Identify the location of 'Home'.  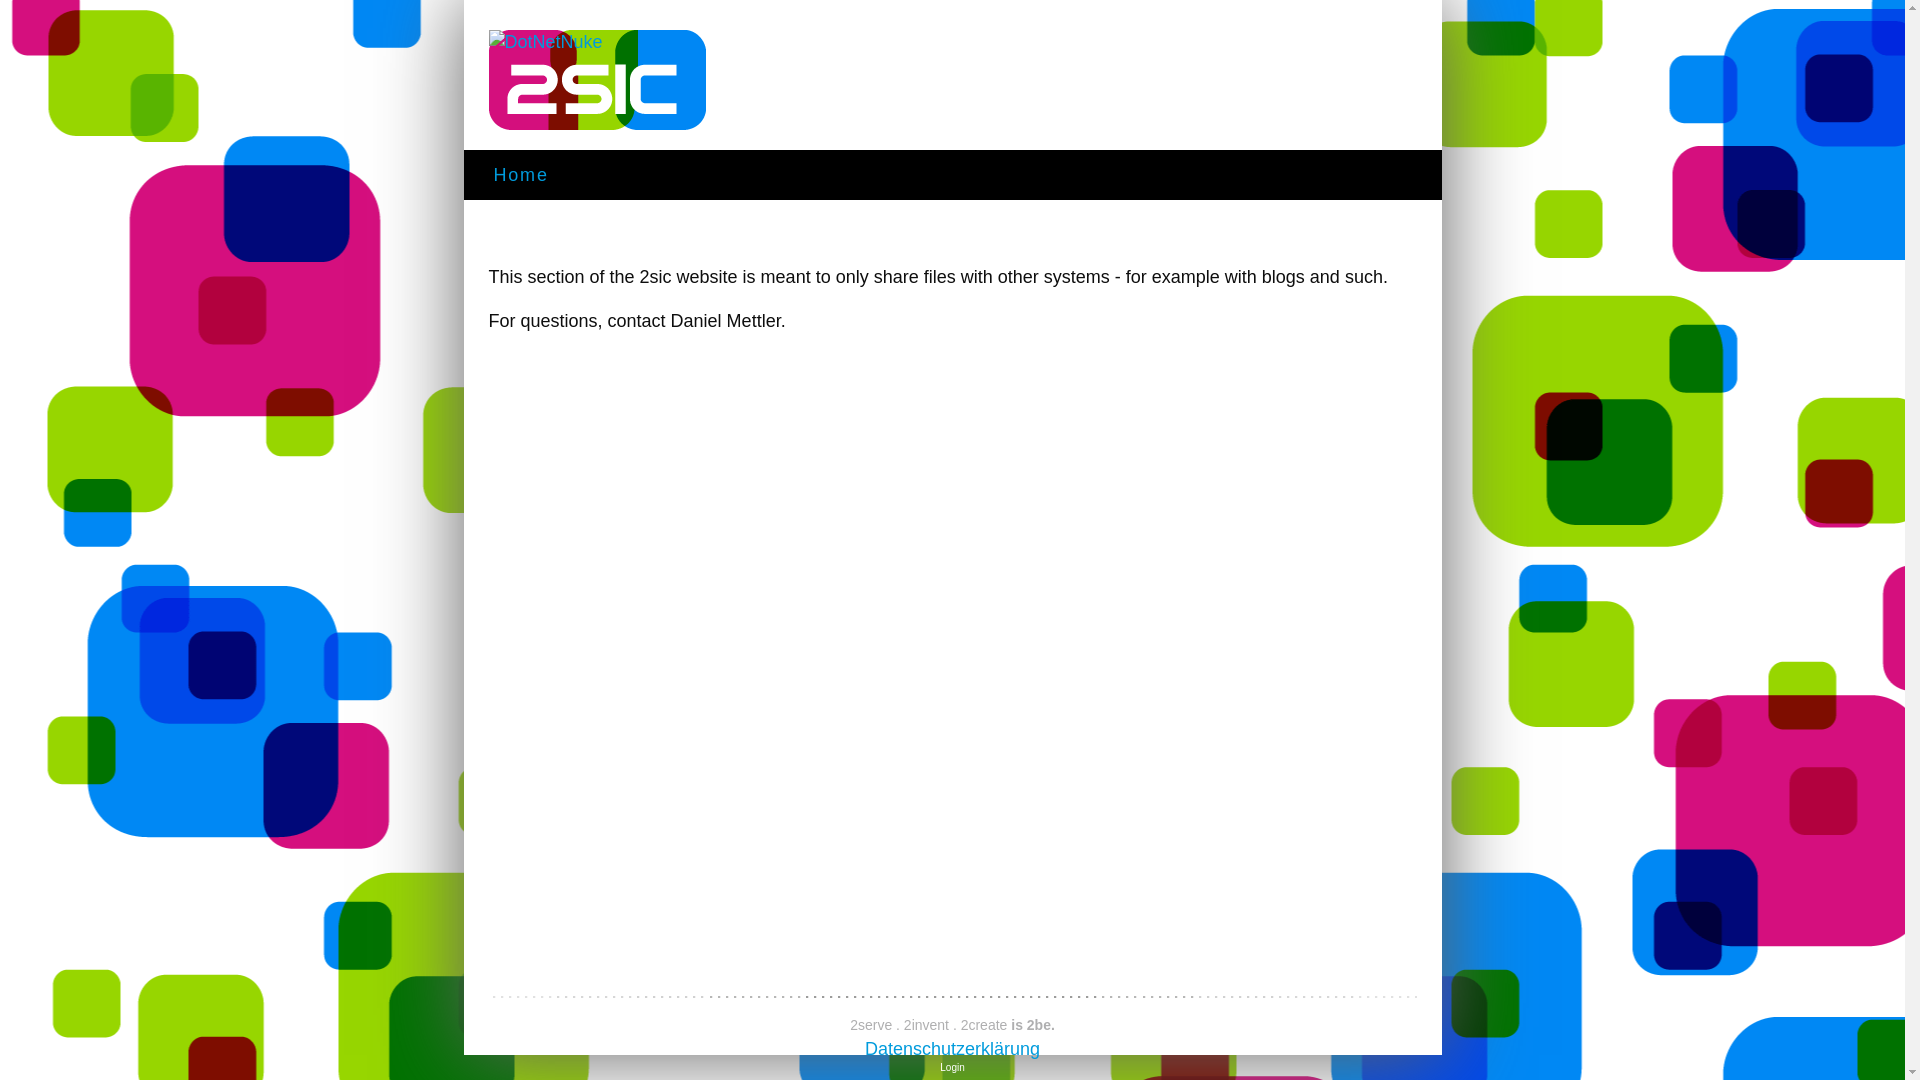
(521, 181).